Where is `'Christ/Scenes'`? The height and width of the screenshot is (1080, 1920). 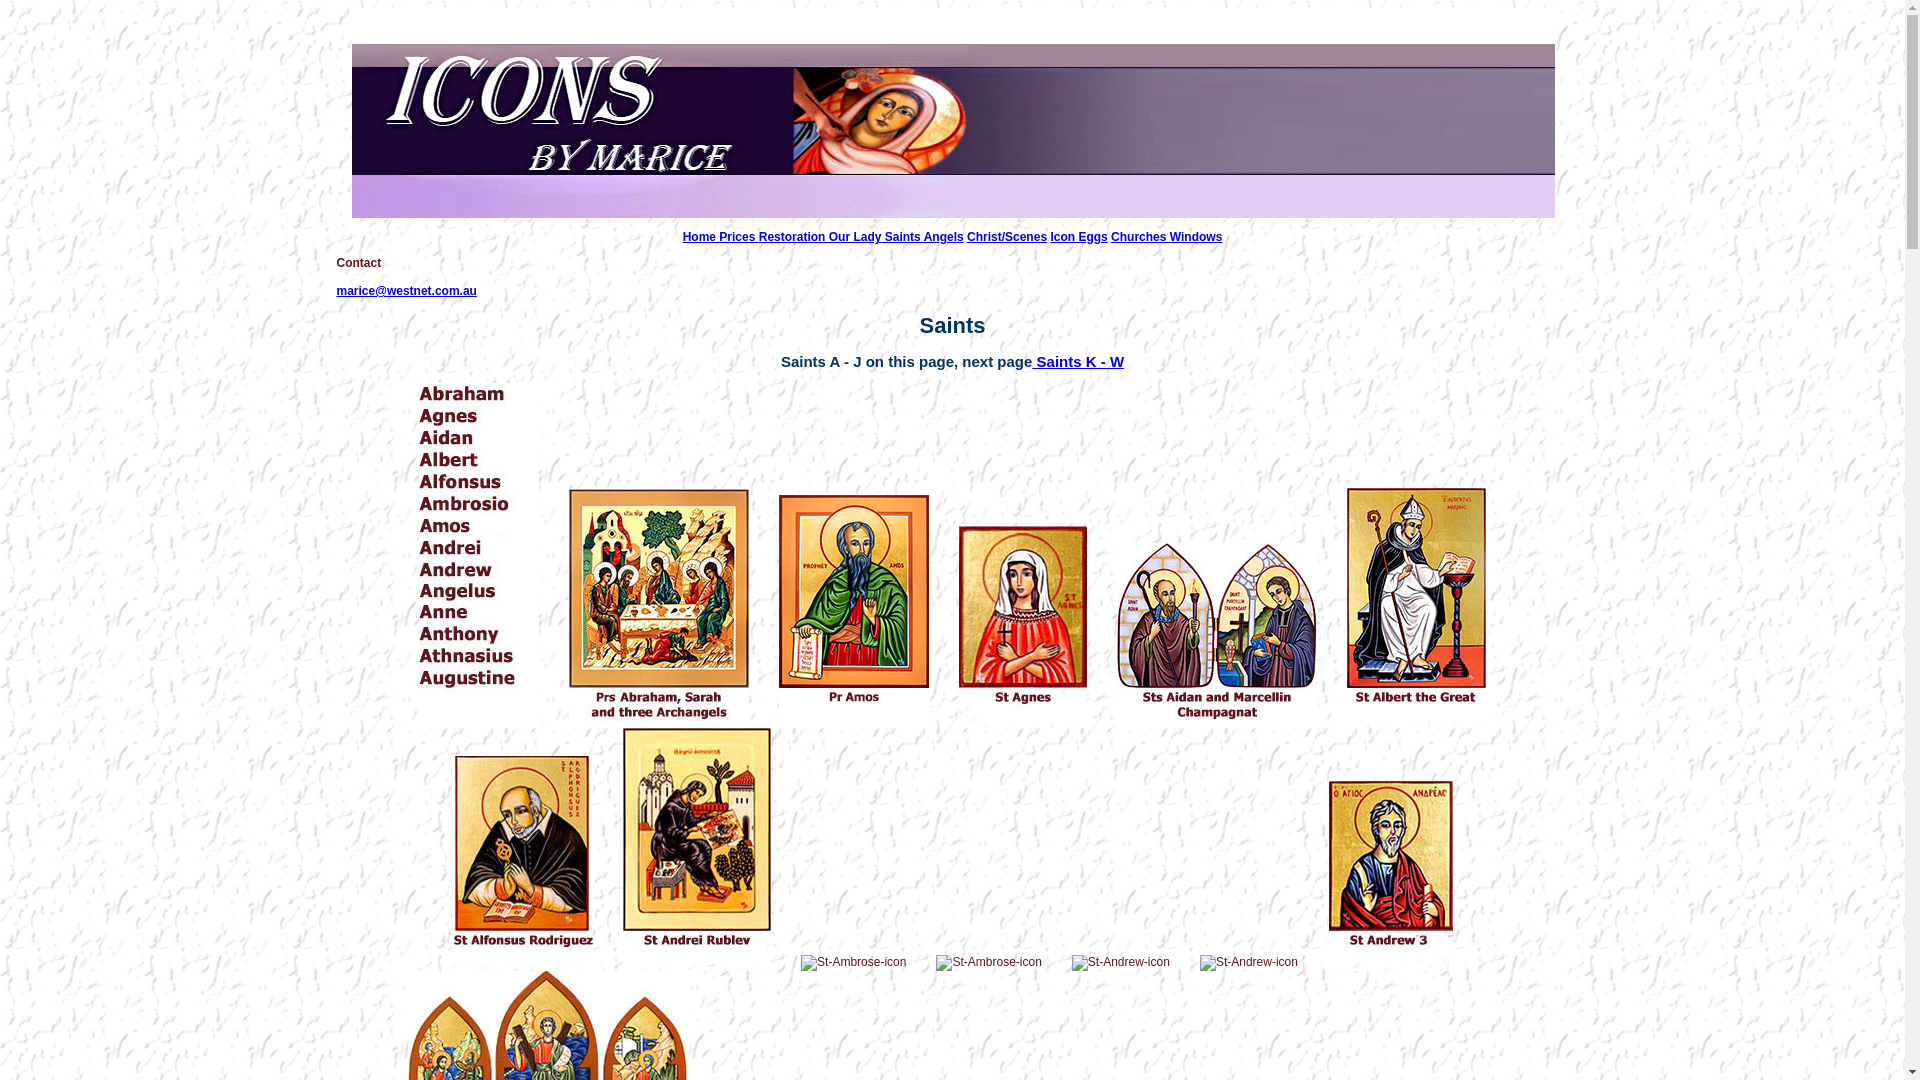
'Christ/Scenes' is located at coordinates (1007, 235).